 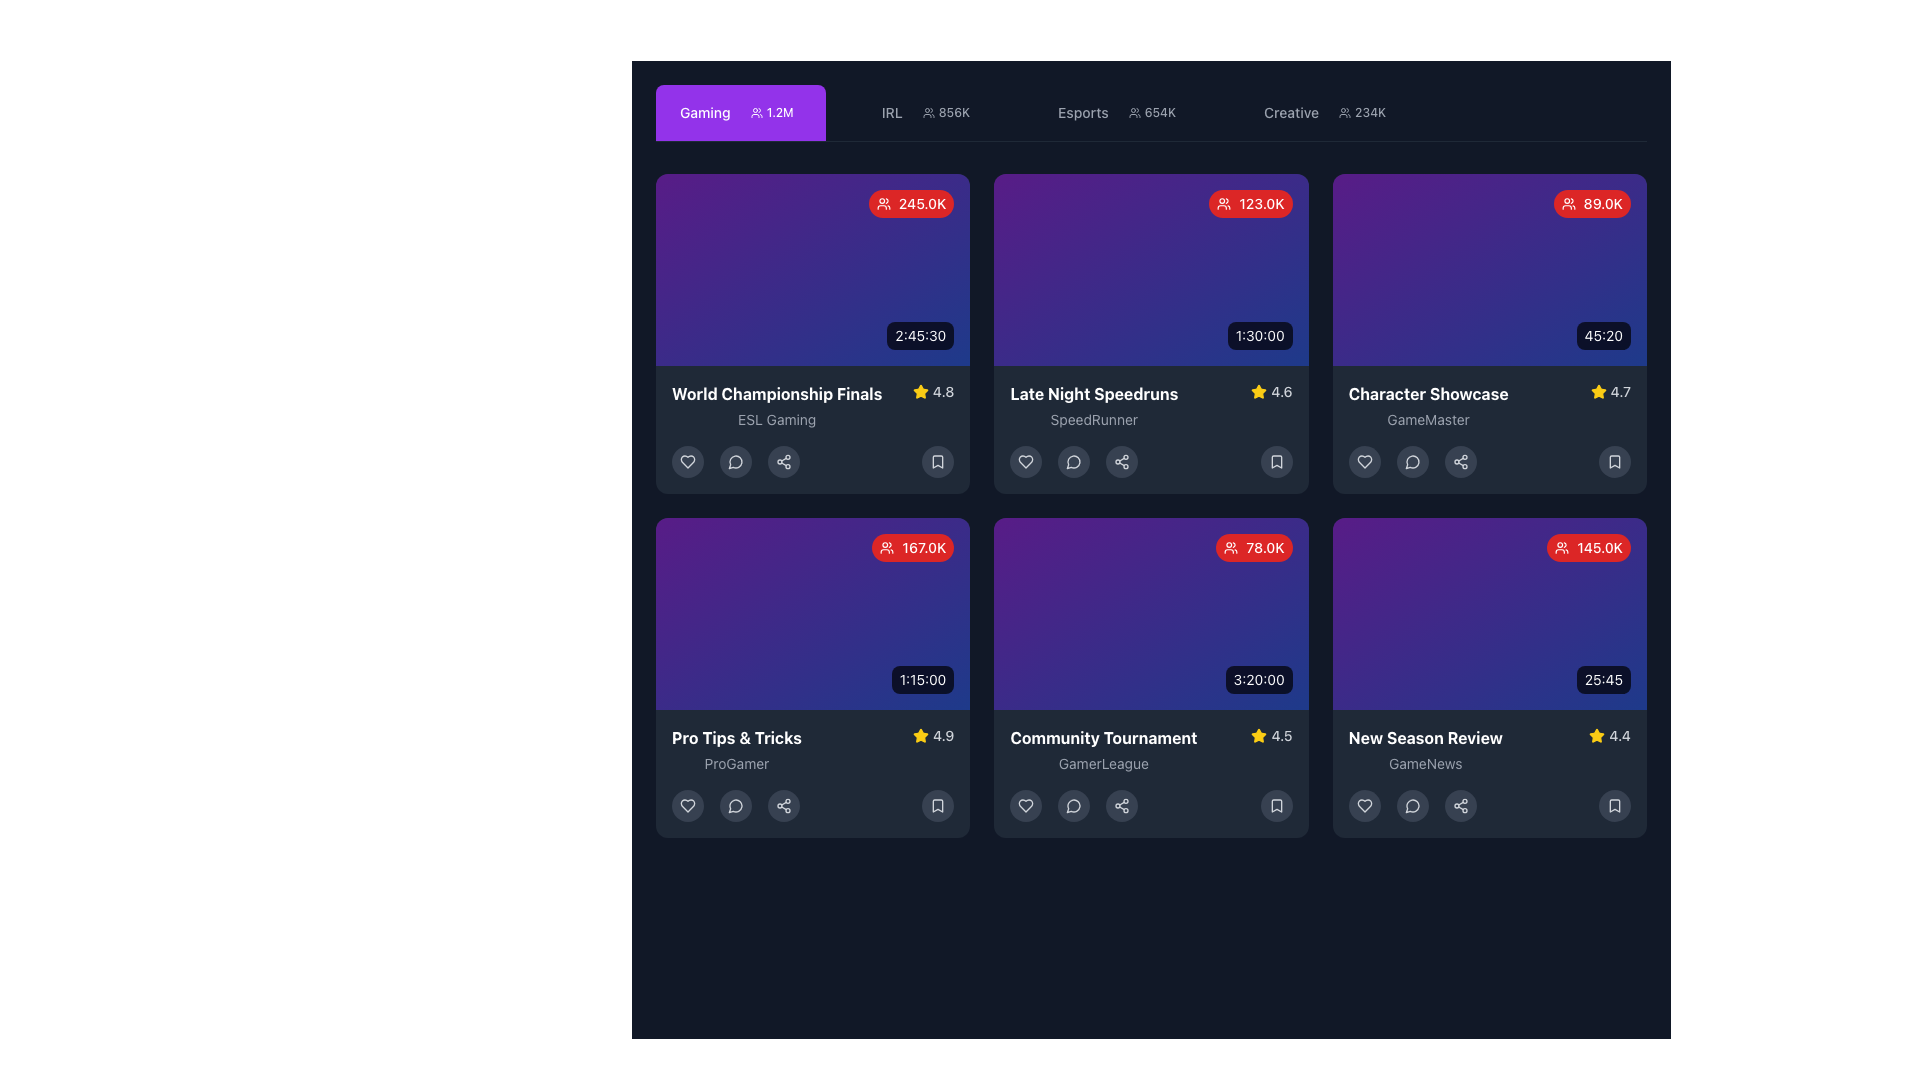 I want to click on the 'Community Tournament' text label, which is styled in bold white font and located in the upper part of the second card from the left, above the subheading 'GamerLeague', so click(x=1102, y=737).